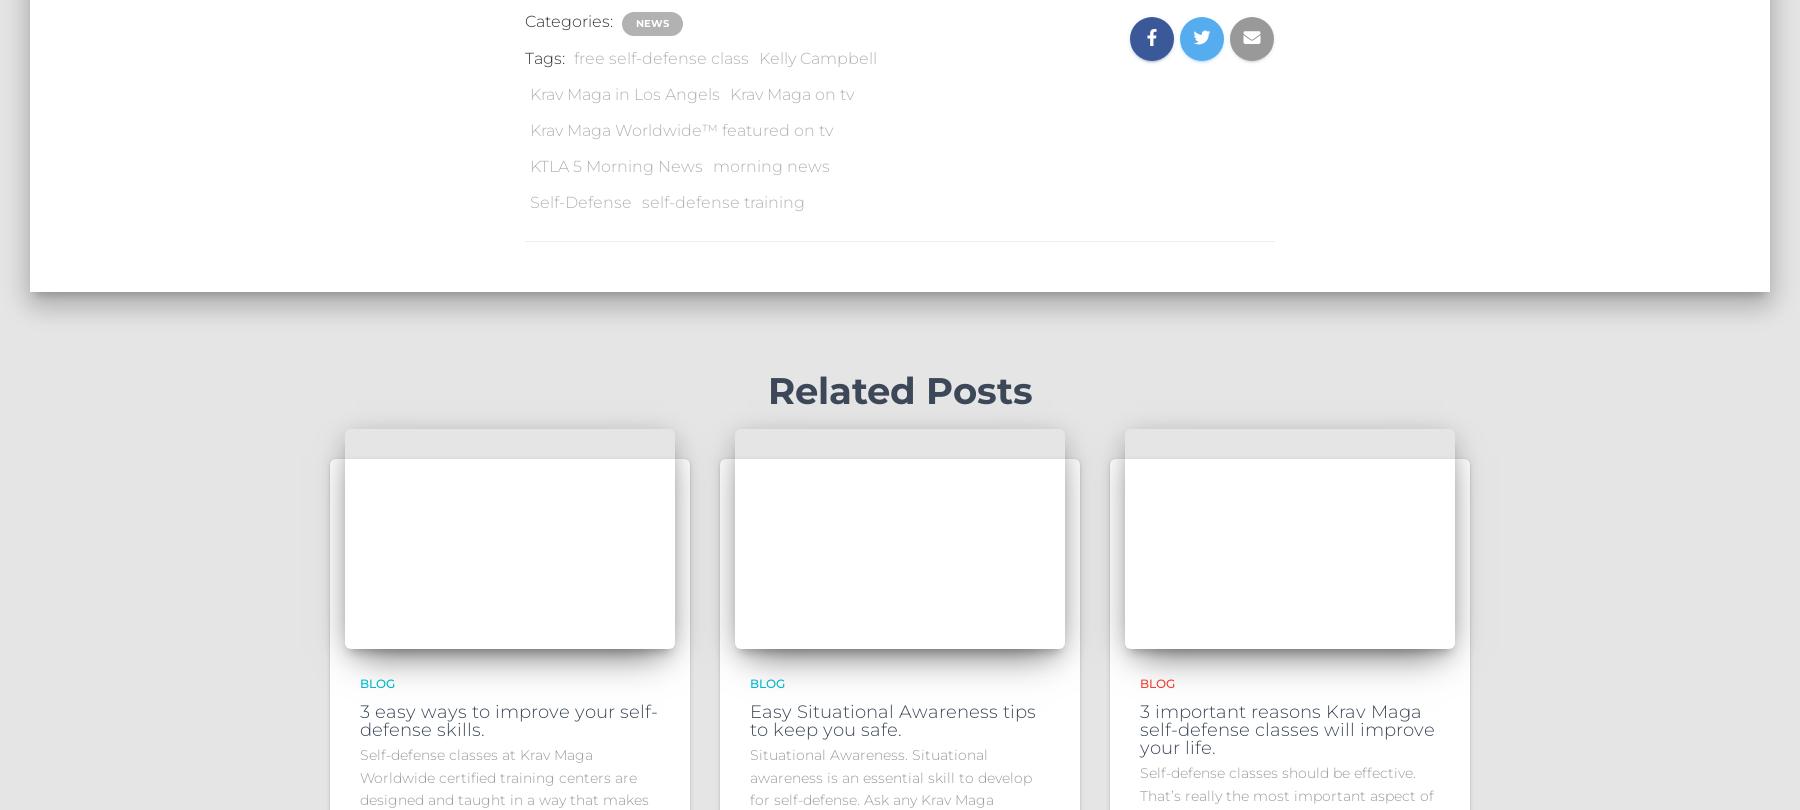 The width and height of the screenshot is (1800, 810). What do you see at coordinates (749, 719) in the screenshot?
I see `'Easy Situational Awareness tips to keep you safe.'` at bounding box center [749, 719].